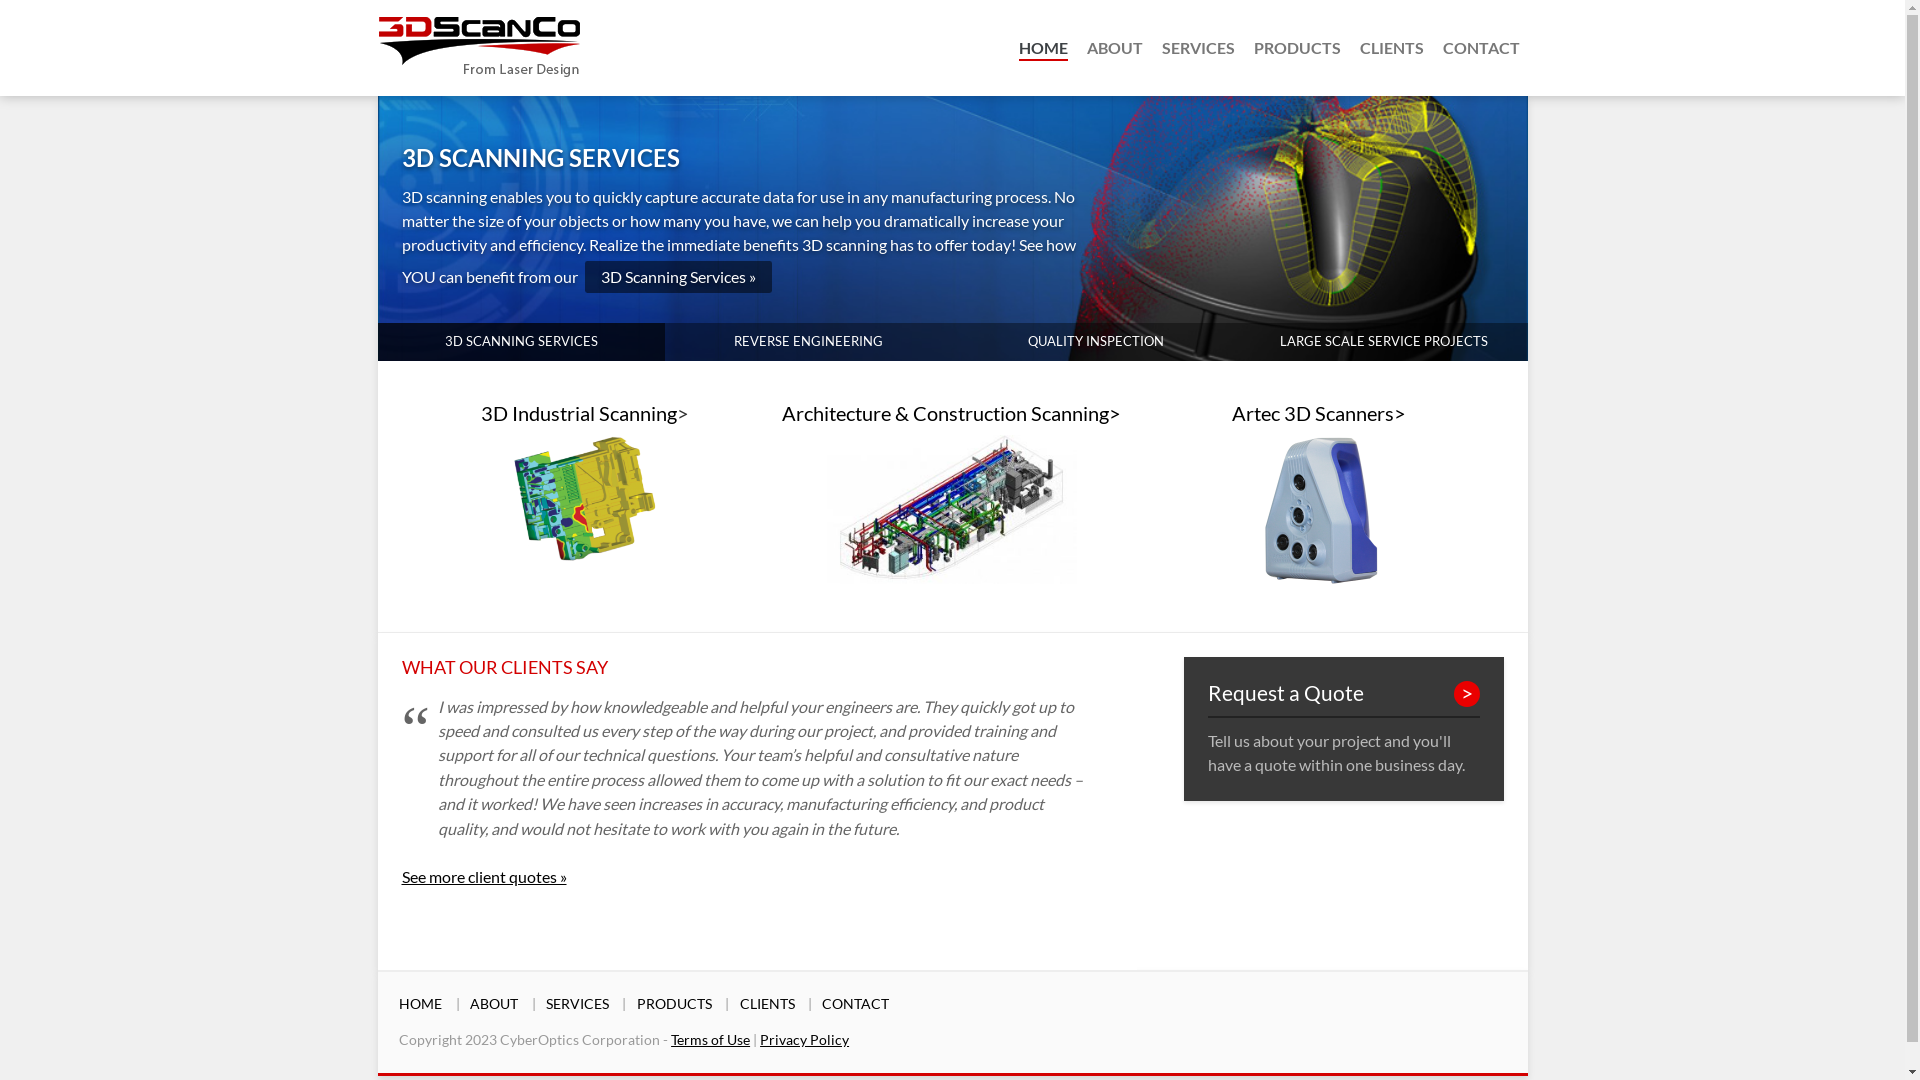  Describe the element at coordinates (636, 1003) in the screenshot. I see `'PRODUCTS'` at that location.